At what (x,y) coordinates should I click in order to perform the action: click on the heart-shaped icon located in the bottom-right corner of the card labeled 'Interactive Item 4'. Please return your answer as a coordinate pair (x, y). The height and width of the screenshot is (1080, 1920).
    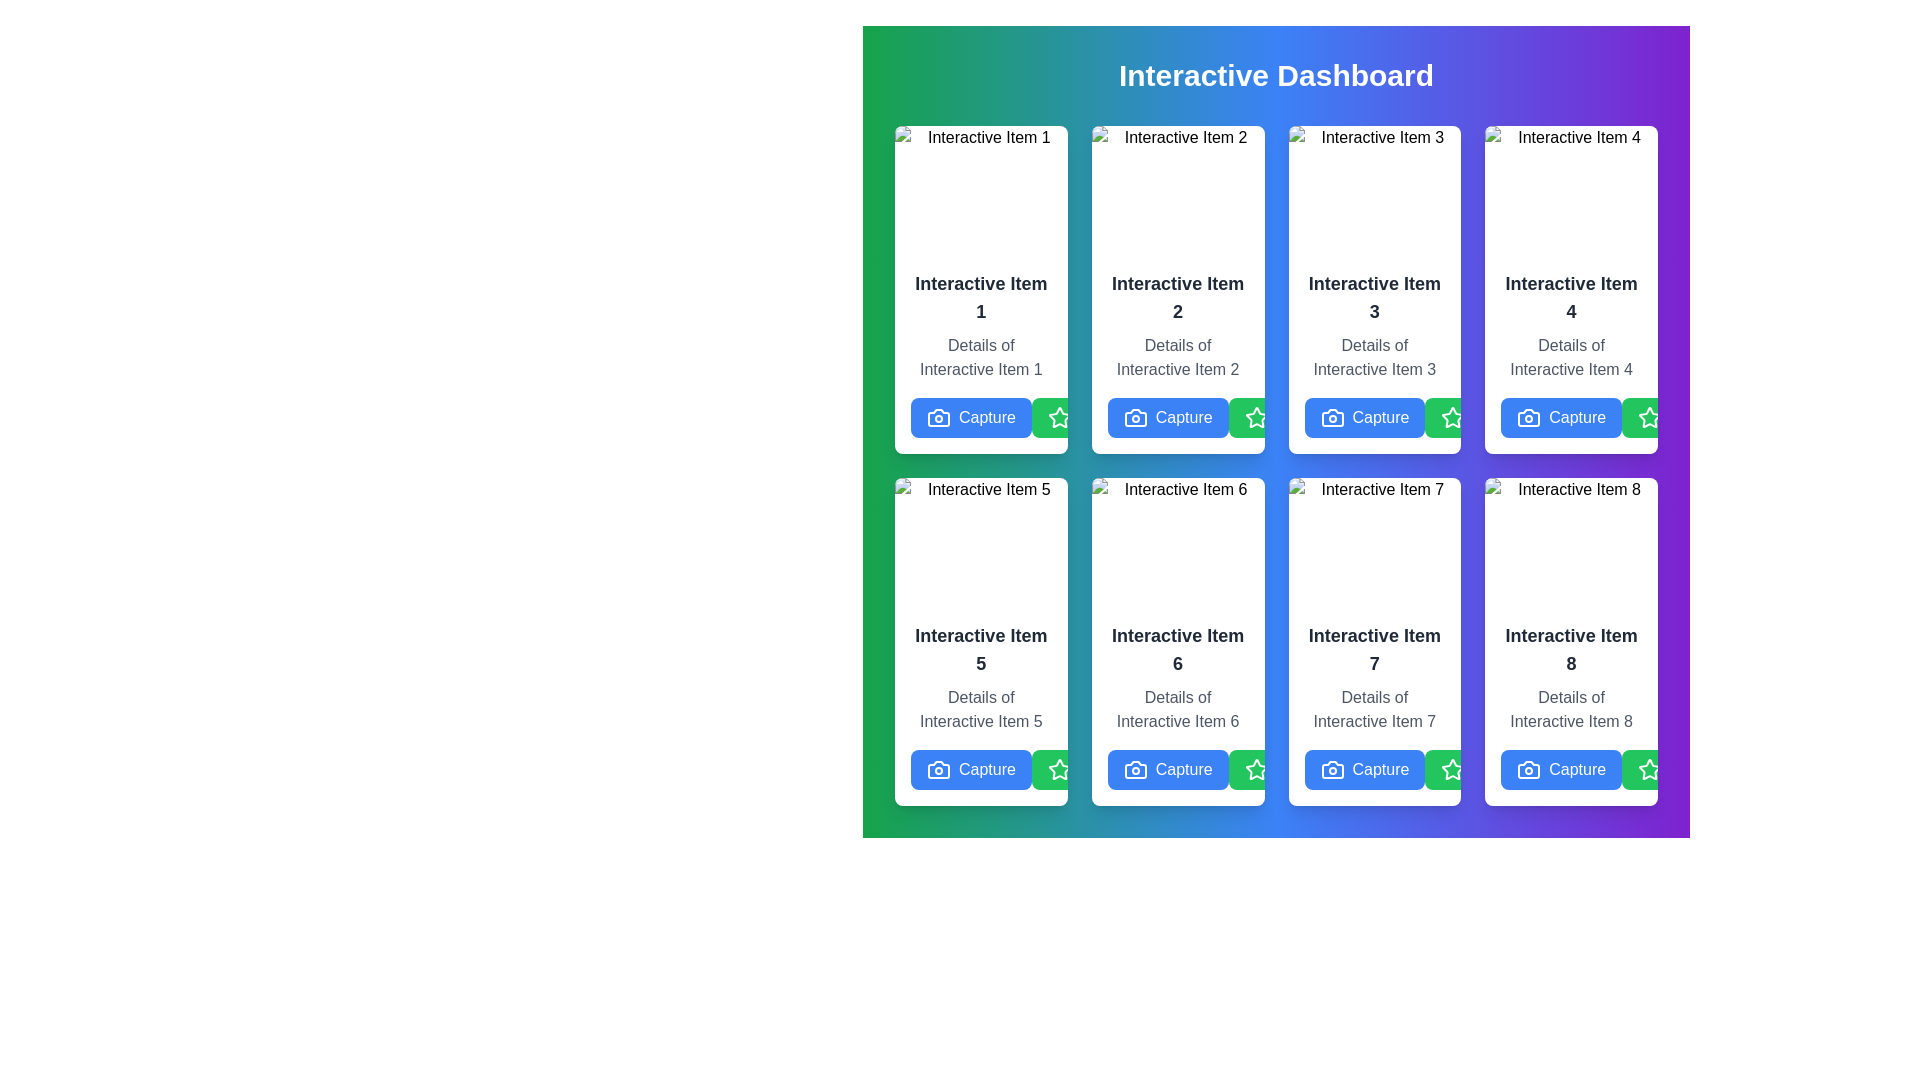
    Looking at the image, I should click on (1574, 416).